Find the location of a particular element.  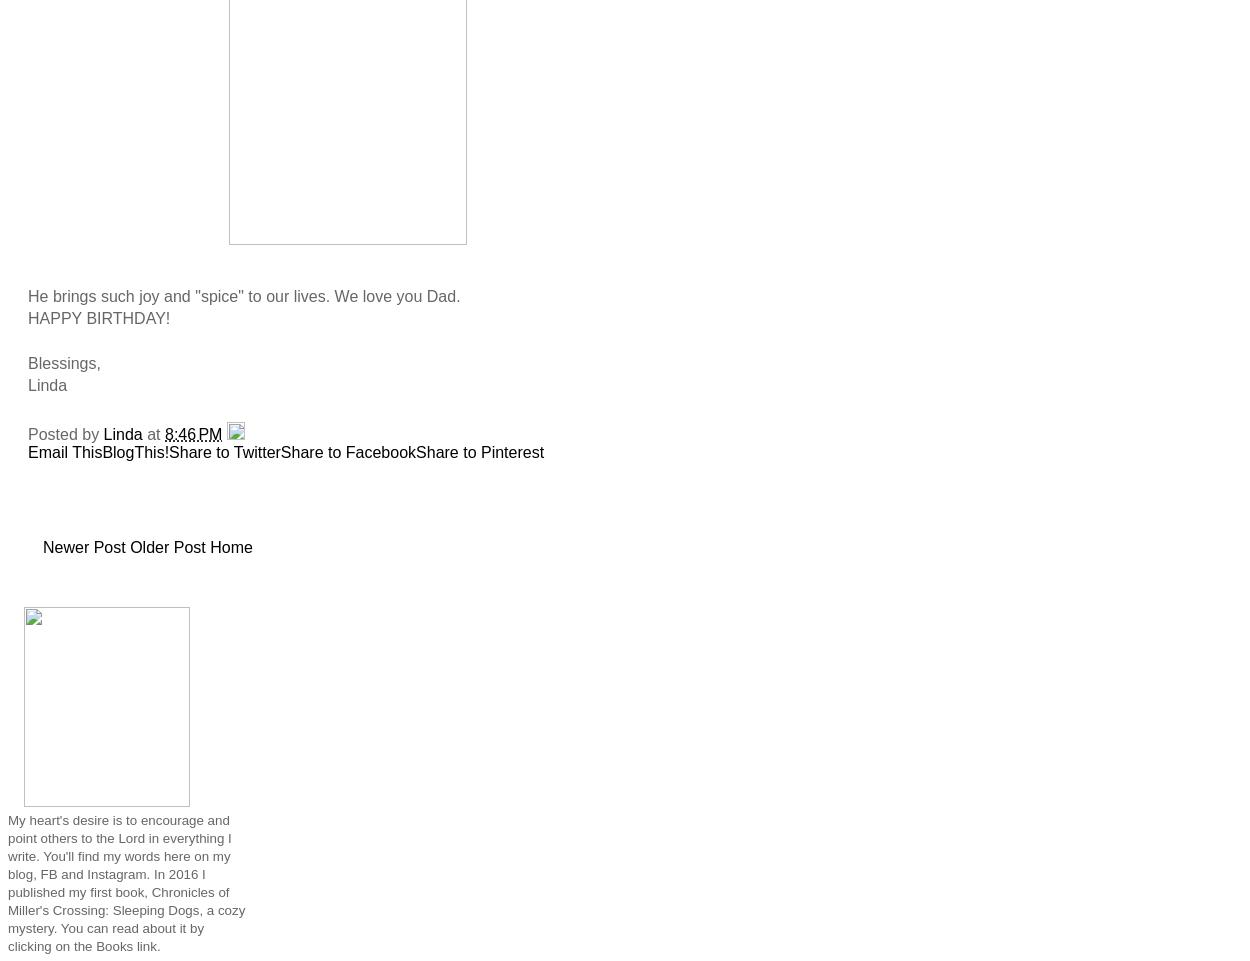

'BlogThis!' is located at coordinates (135, 450).